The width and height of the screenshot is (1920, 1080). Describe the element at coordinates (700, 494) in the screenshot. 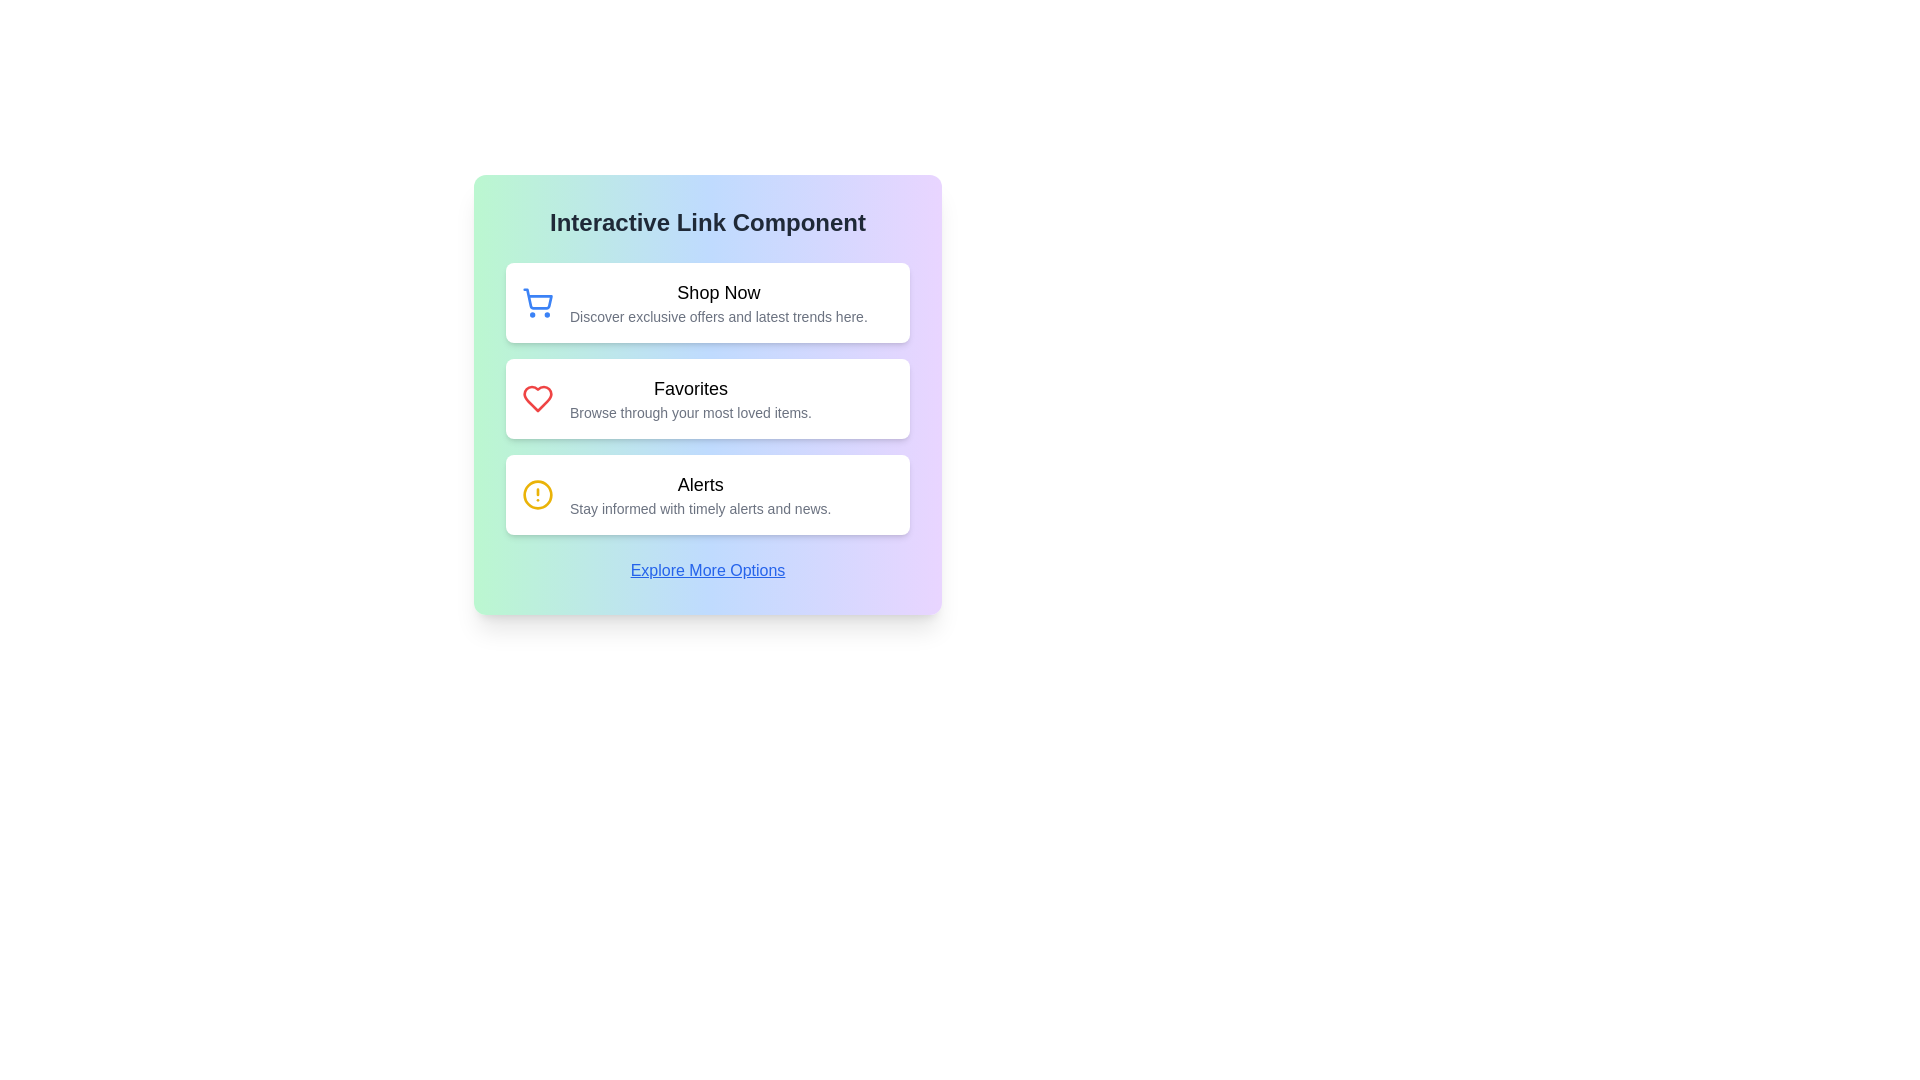

I see `the text element that serves as the title and description of the 'Alerts' section, located in the third interactive box with a yellow circle icon to the left` at that location.